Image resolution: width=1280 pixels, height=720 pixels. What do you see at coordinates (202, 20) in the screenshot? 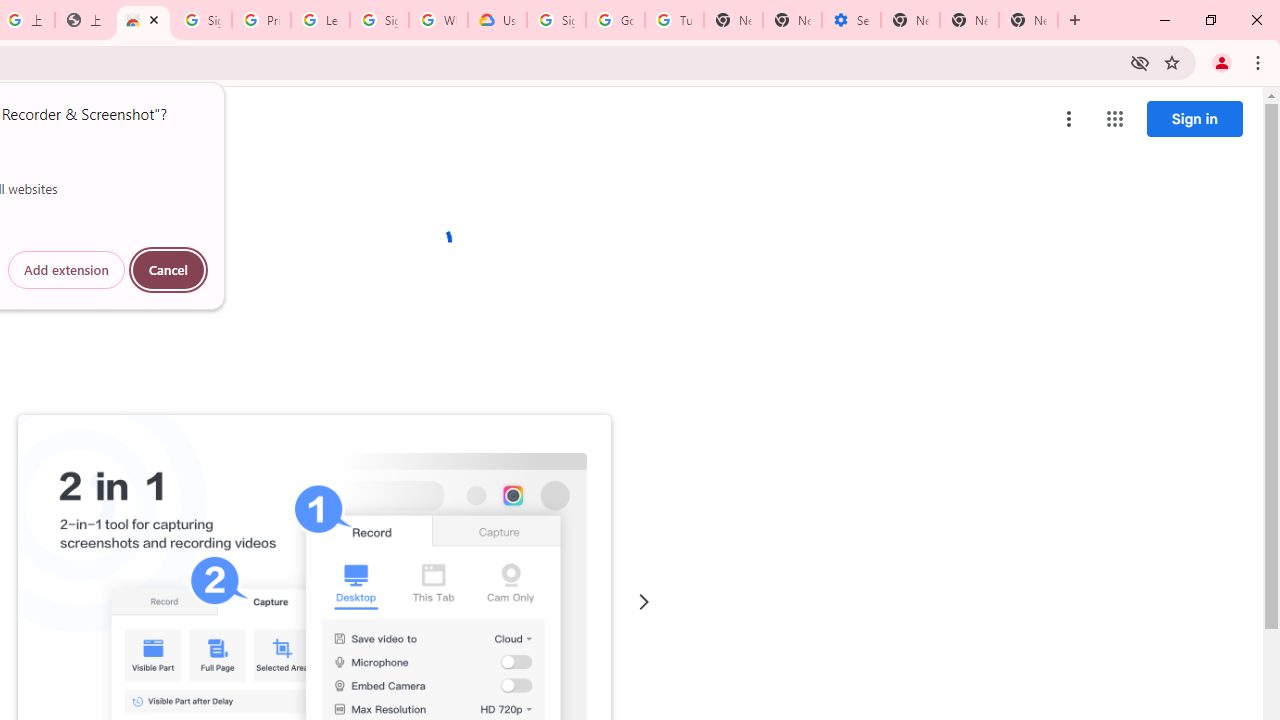
I see `'Sign in - Google Accounts'` at bounding box center [202, 20].